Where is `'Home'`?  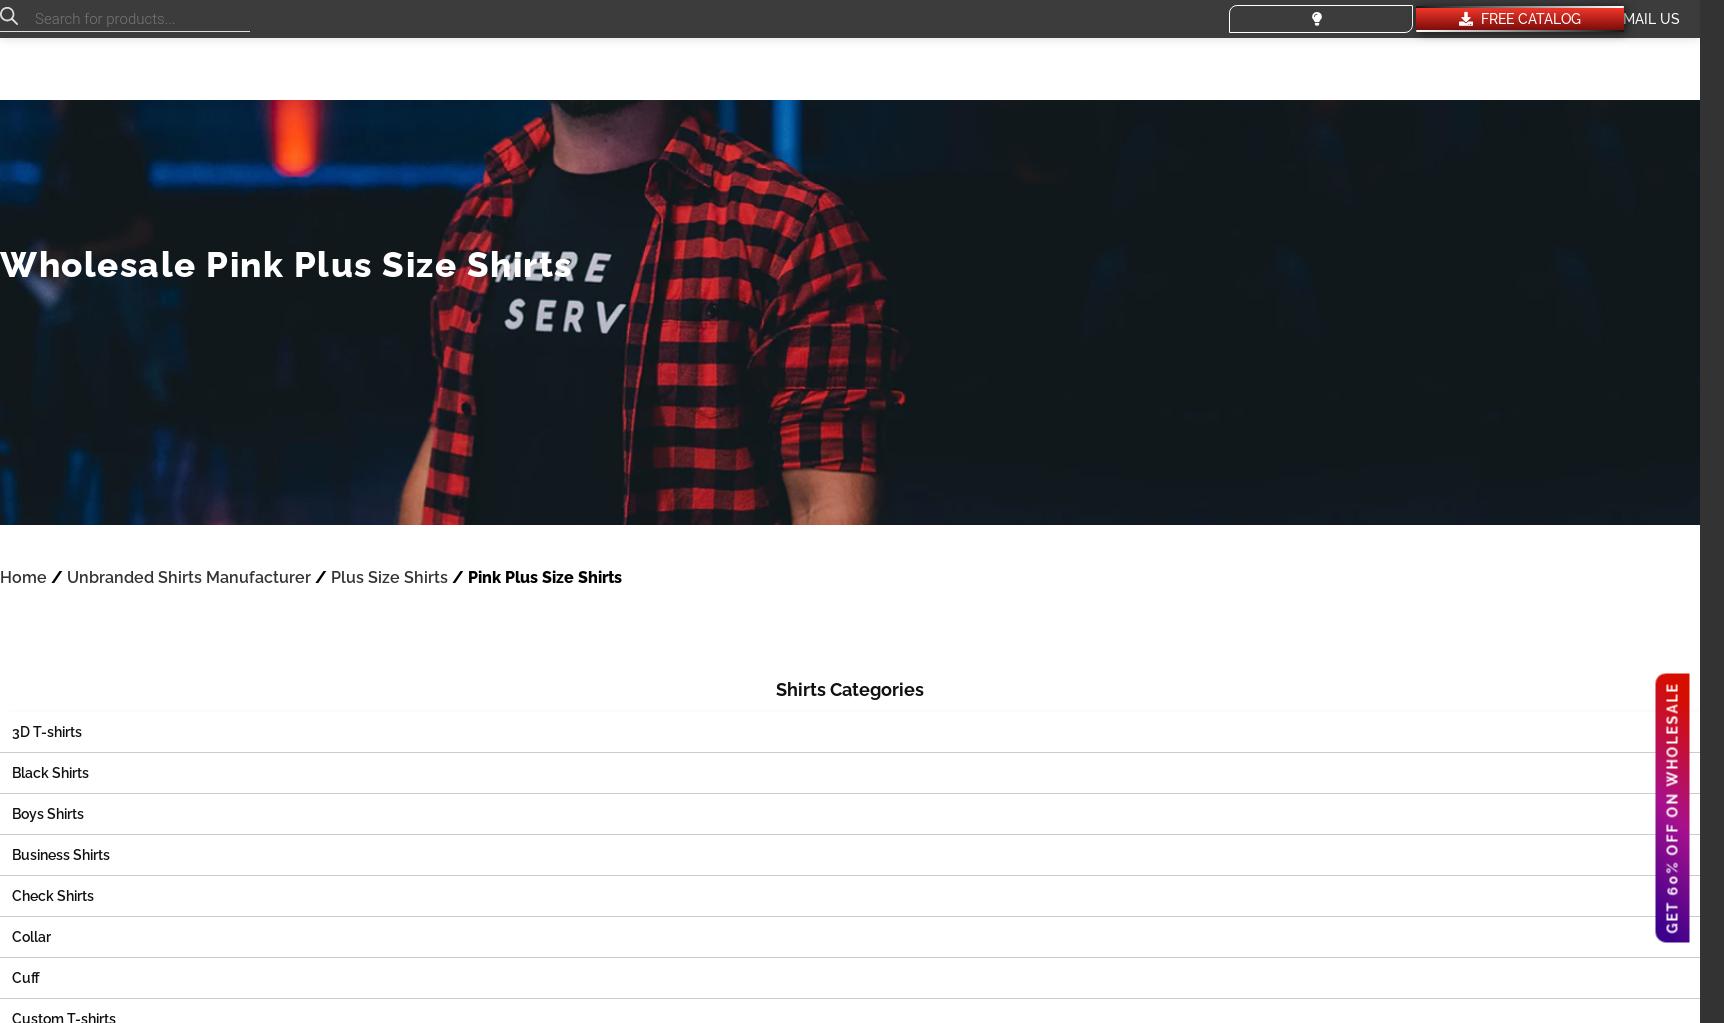
'Home' is located at coordinates (0, 577).